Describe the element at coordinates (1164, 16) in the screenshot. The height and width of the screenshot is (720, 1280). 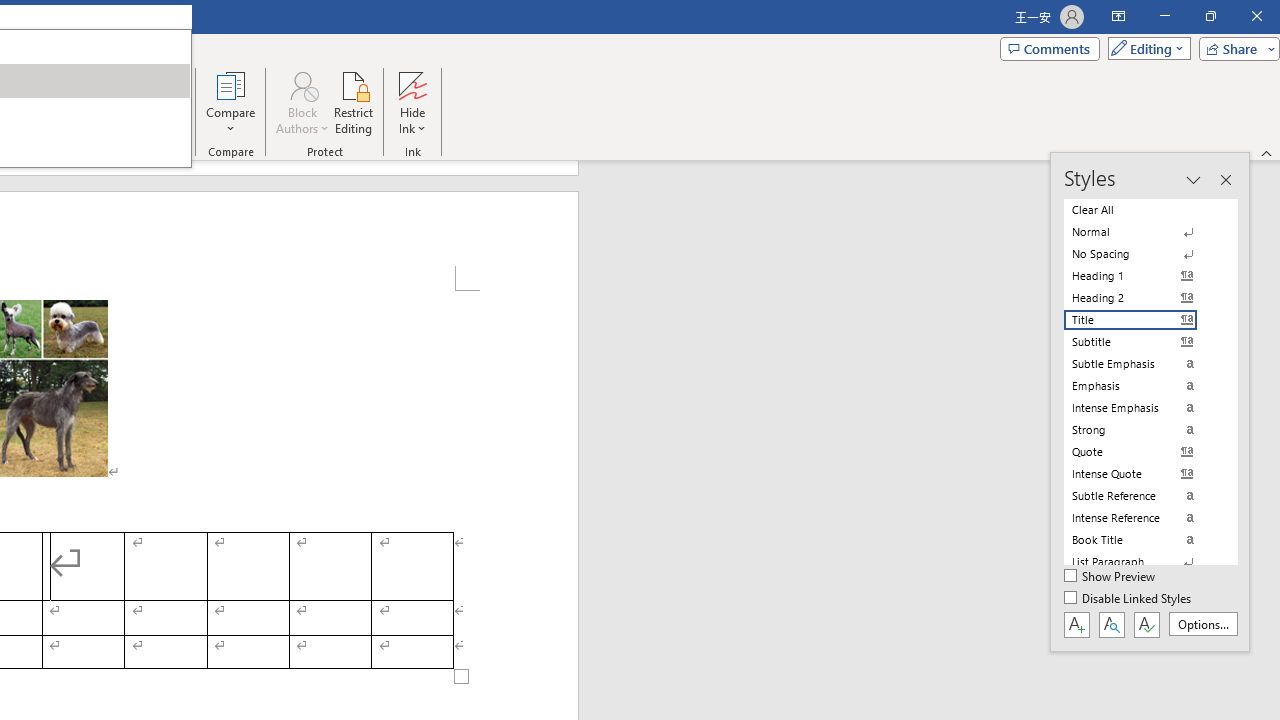
I see `'Minimize'` at that location.